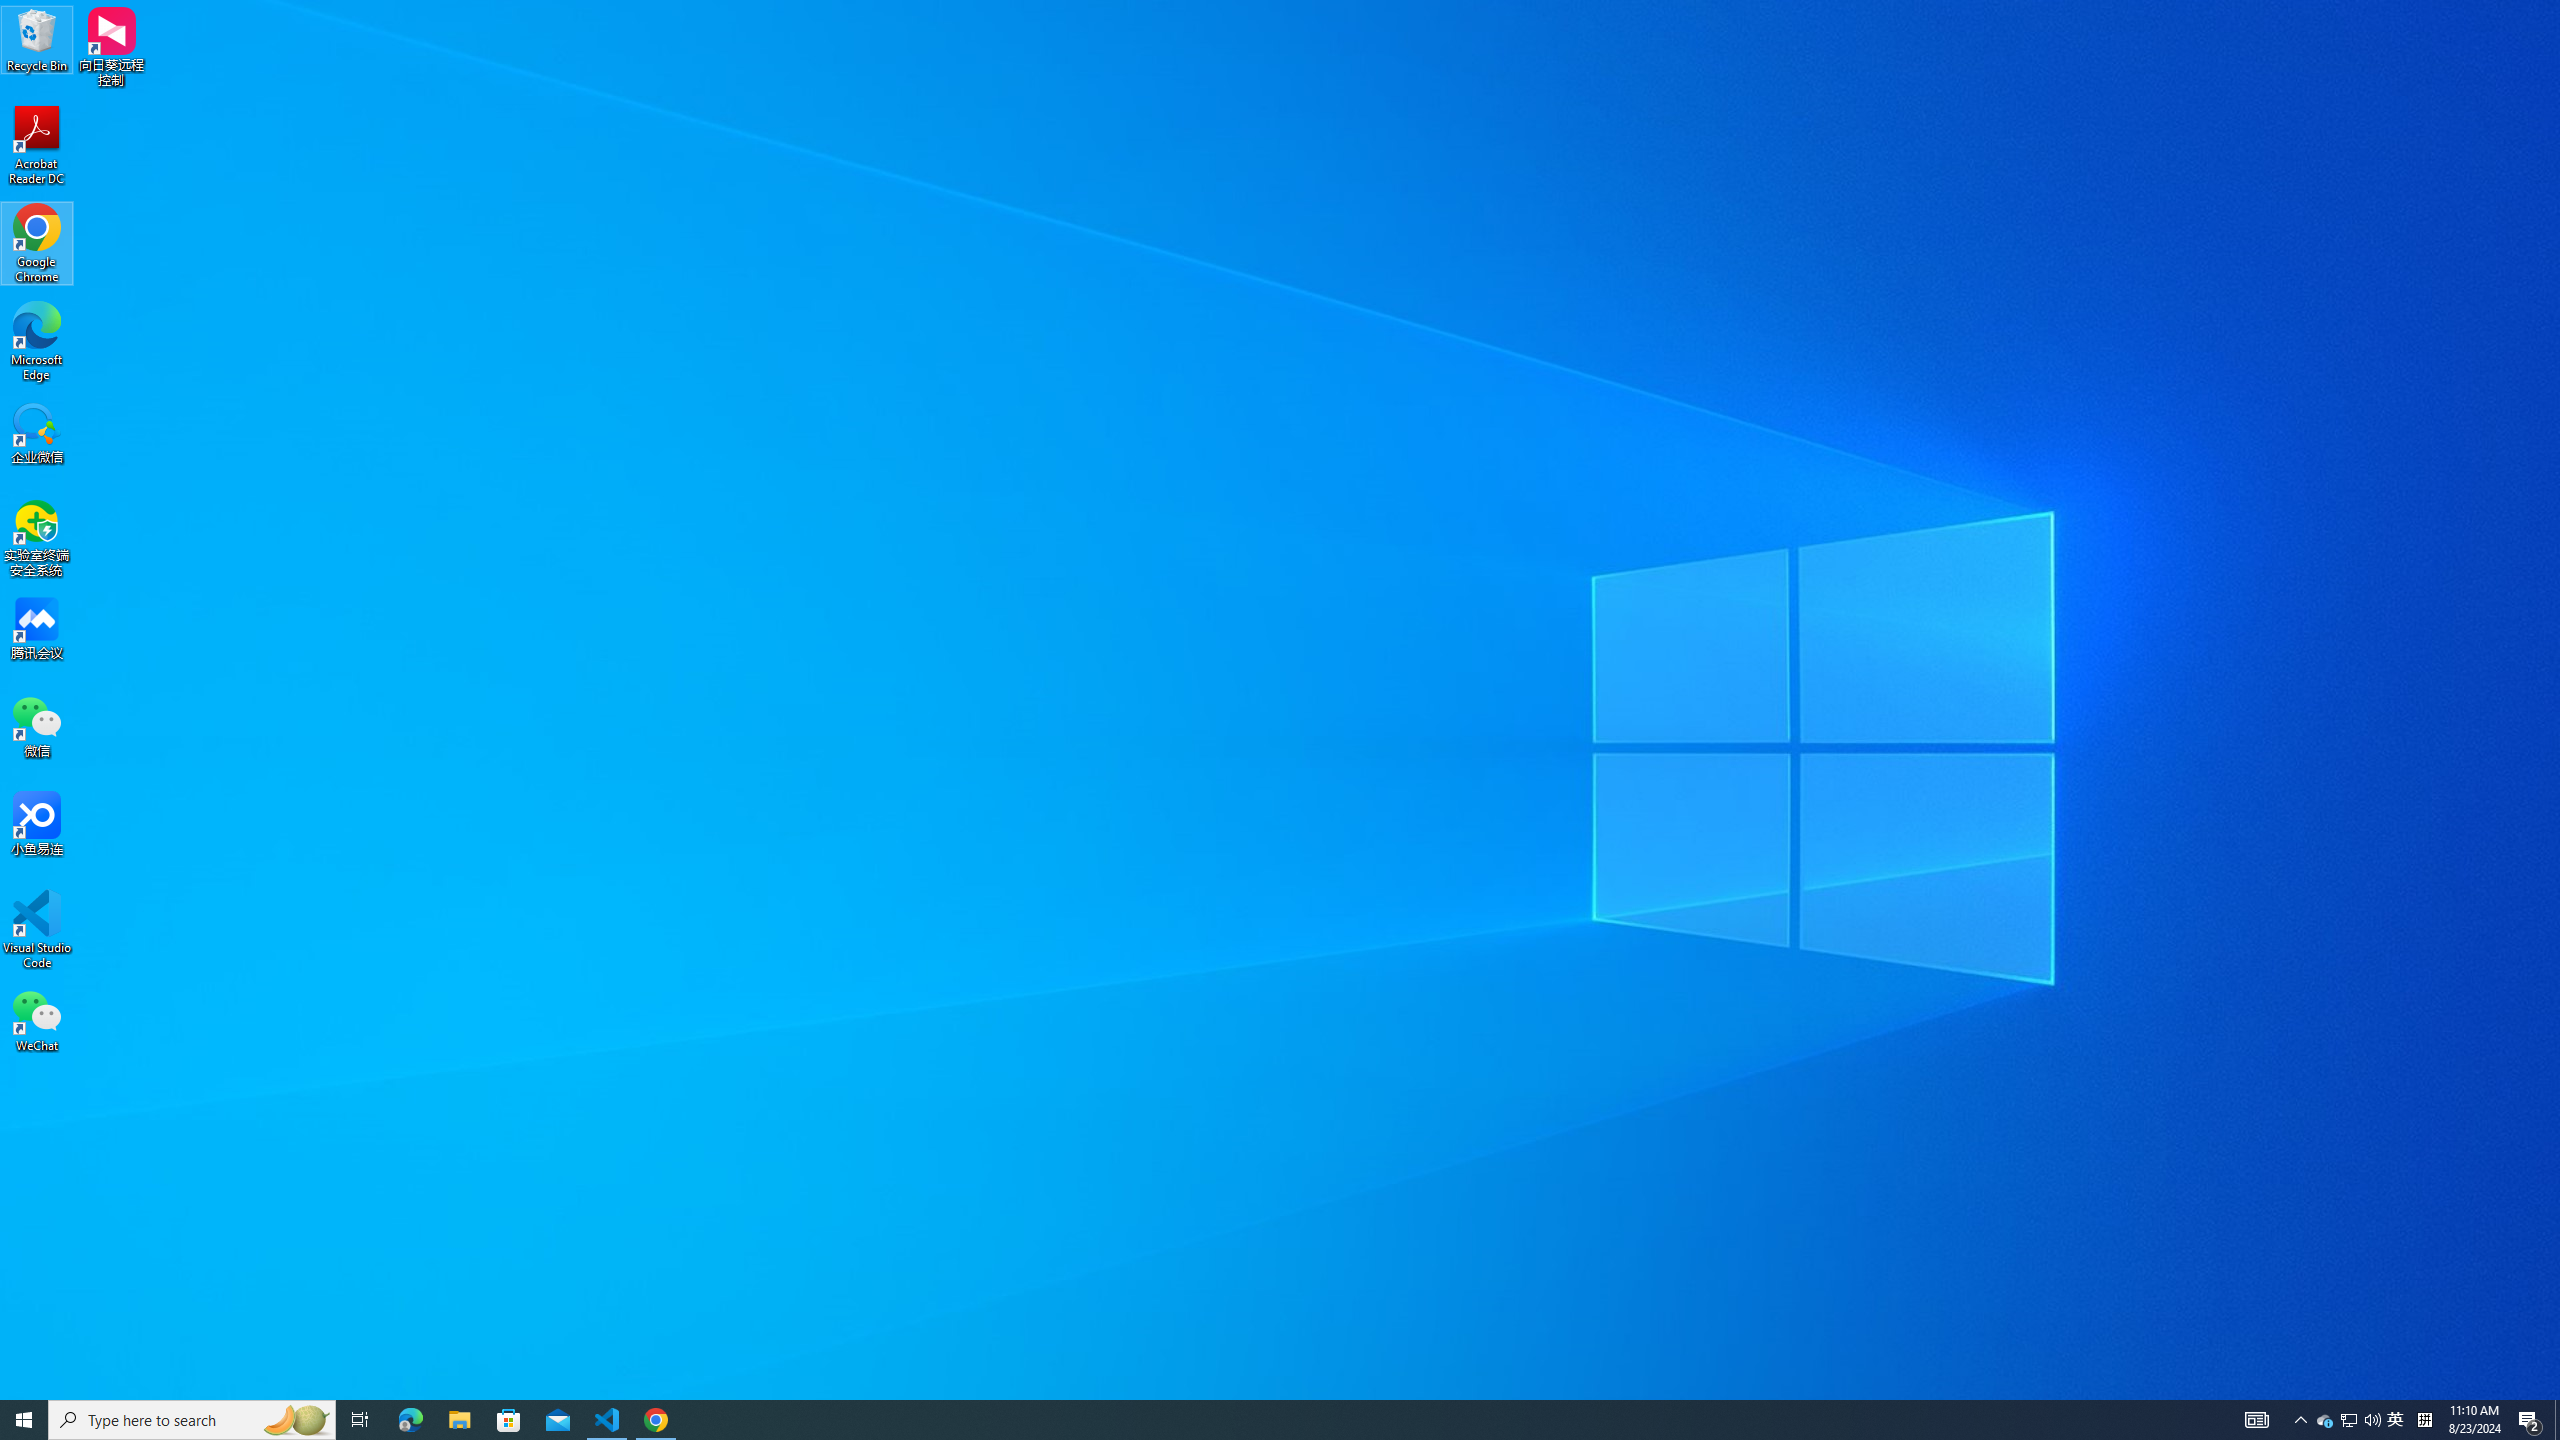  What do you see at coordinates (36, 244) in the screenshot?
I see `'Google Chrome'` at bounding box center [36, 244].